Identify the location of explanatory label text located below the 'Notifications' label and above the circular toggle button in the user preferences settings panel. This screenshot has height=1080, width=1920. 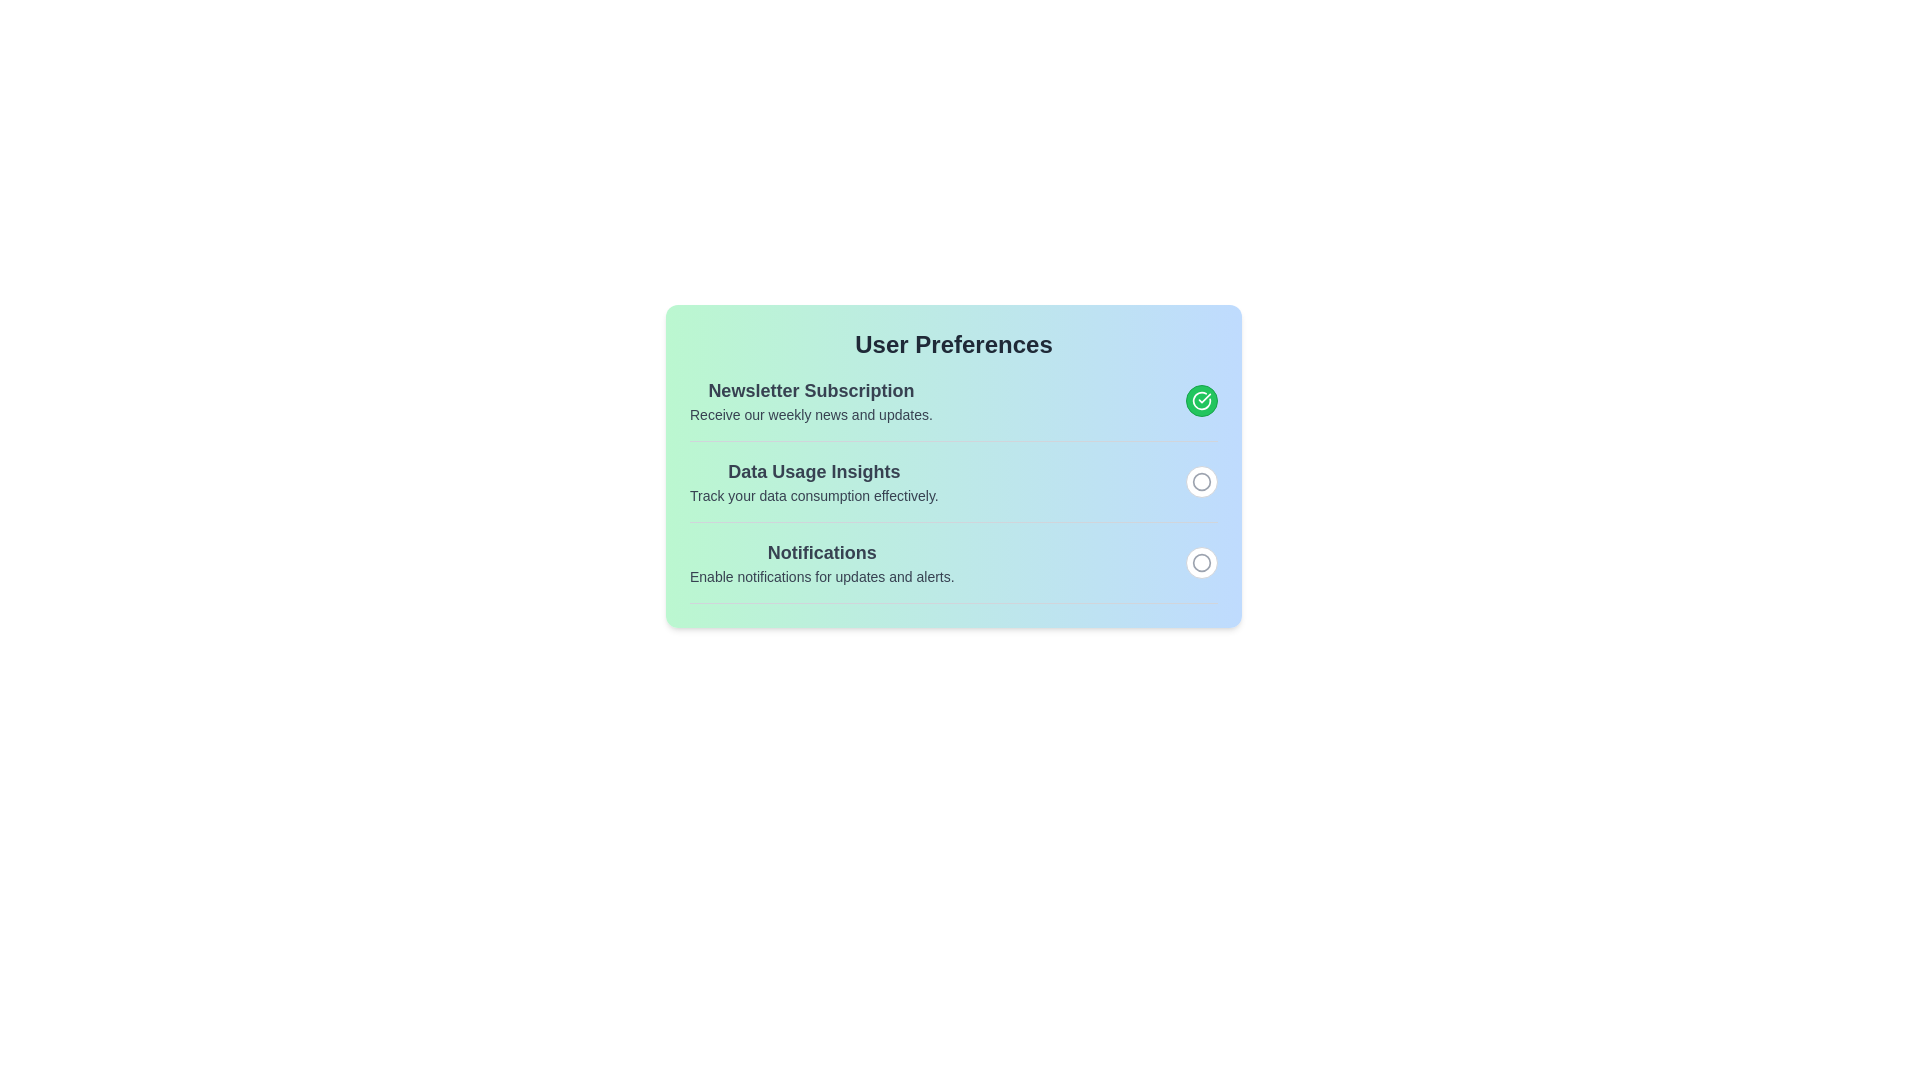
(822, 577).